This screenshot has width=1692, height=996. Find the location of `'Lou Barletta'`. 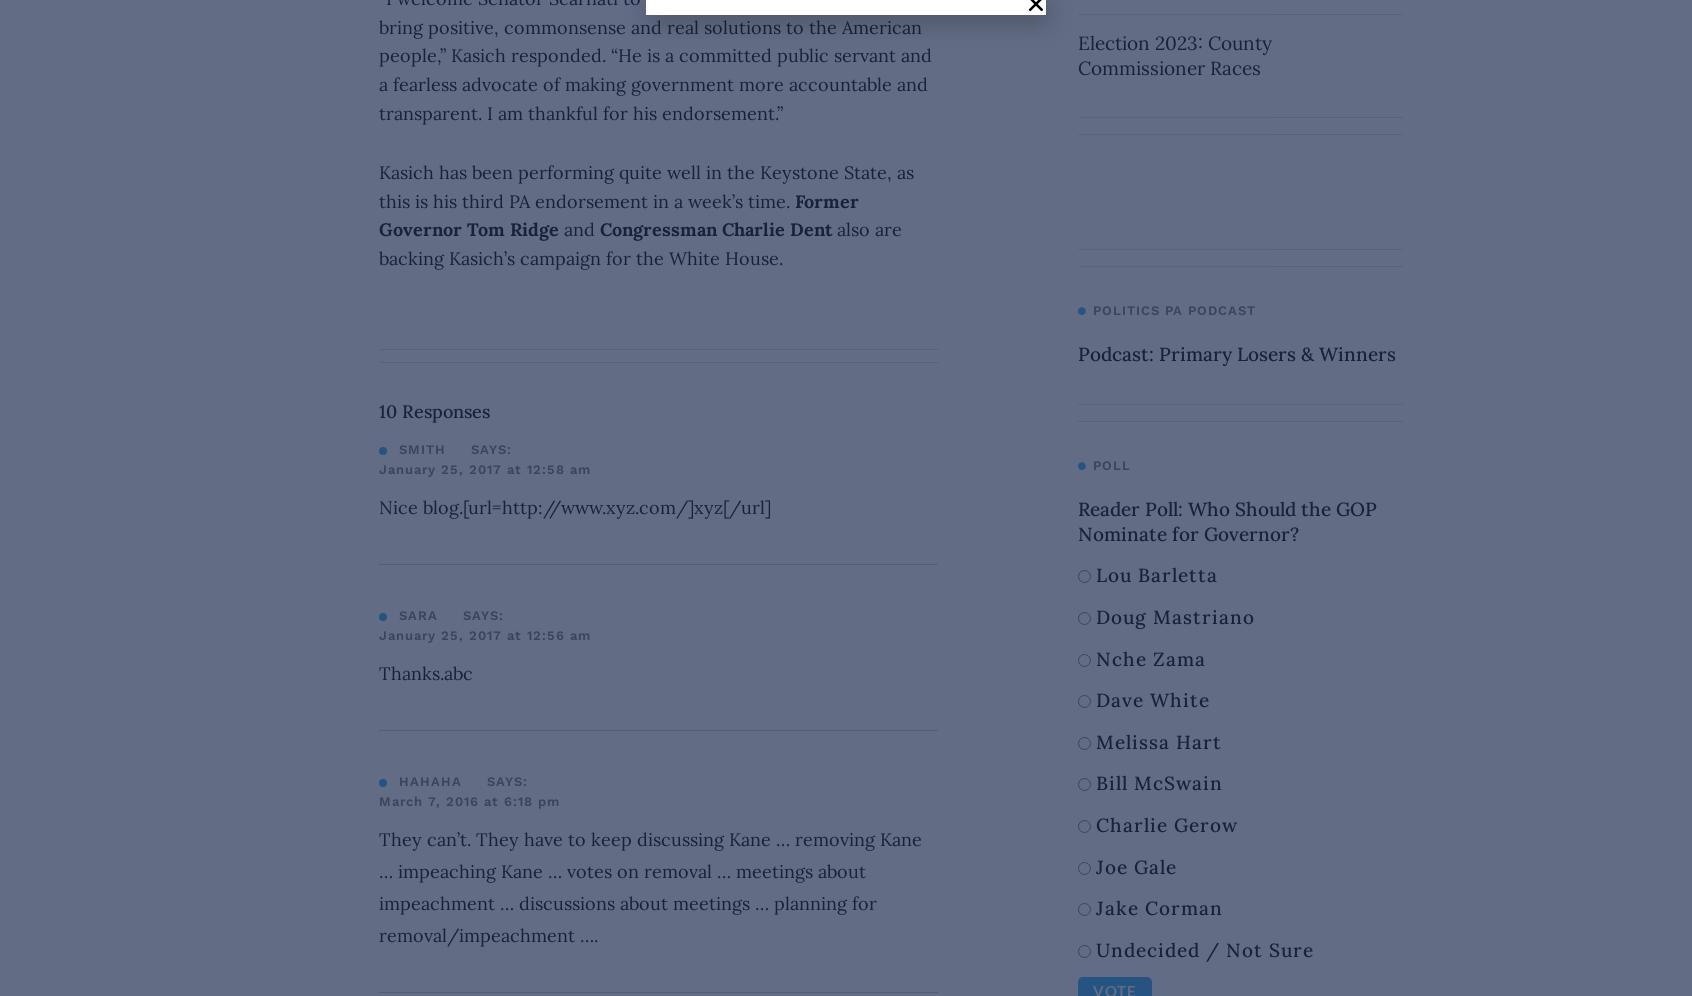

'Lou Barletta' is located at coordinates (1154, 573).